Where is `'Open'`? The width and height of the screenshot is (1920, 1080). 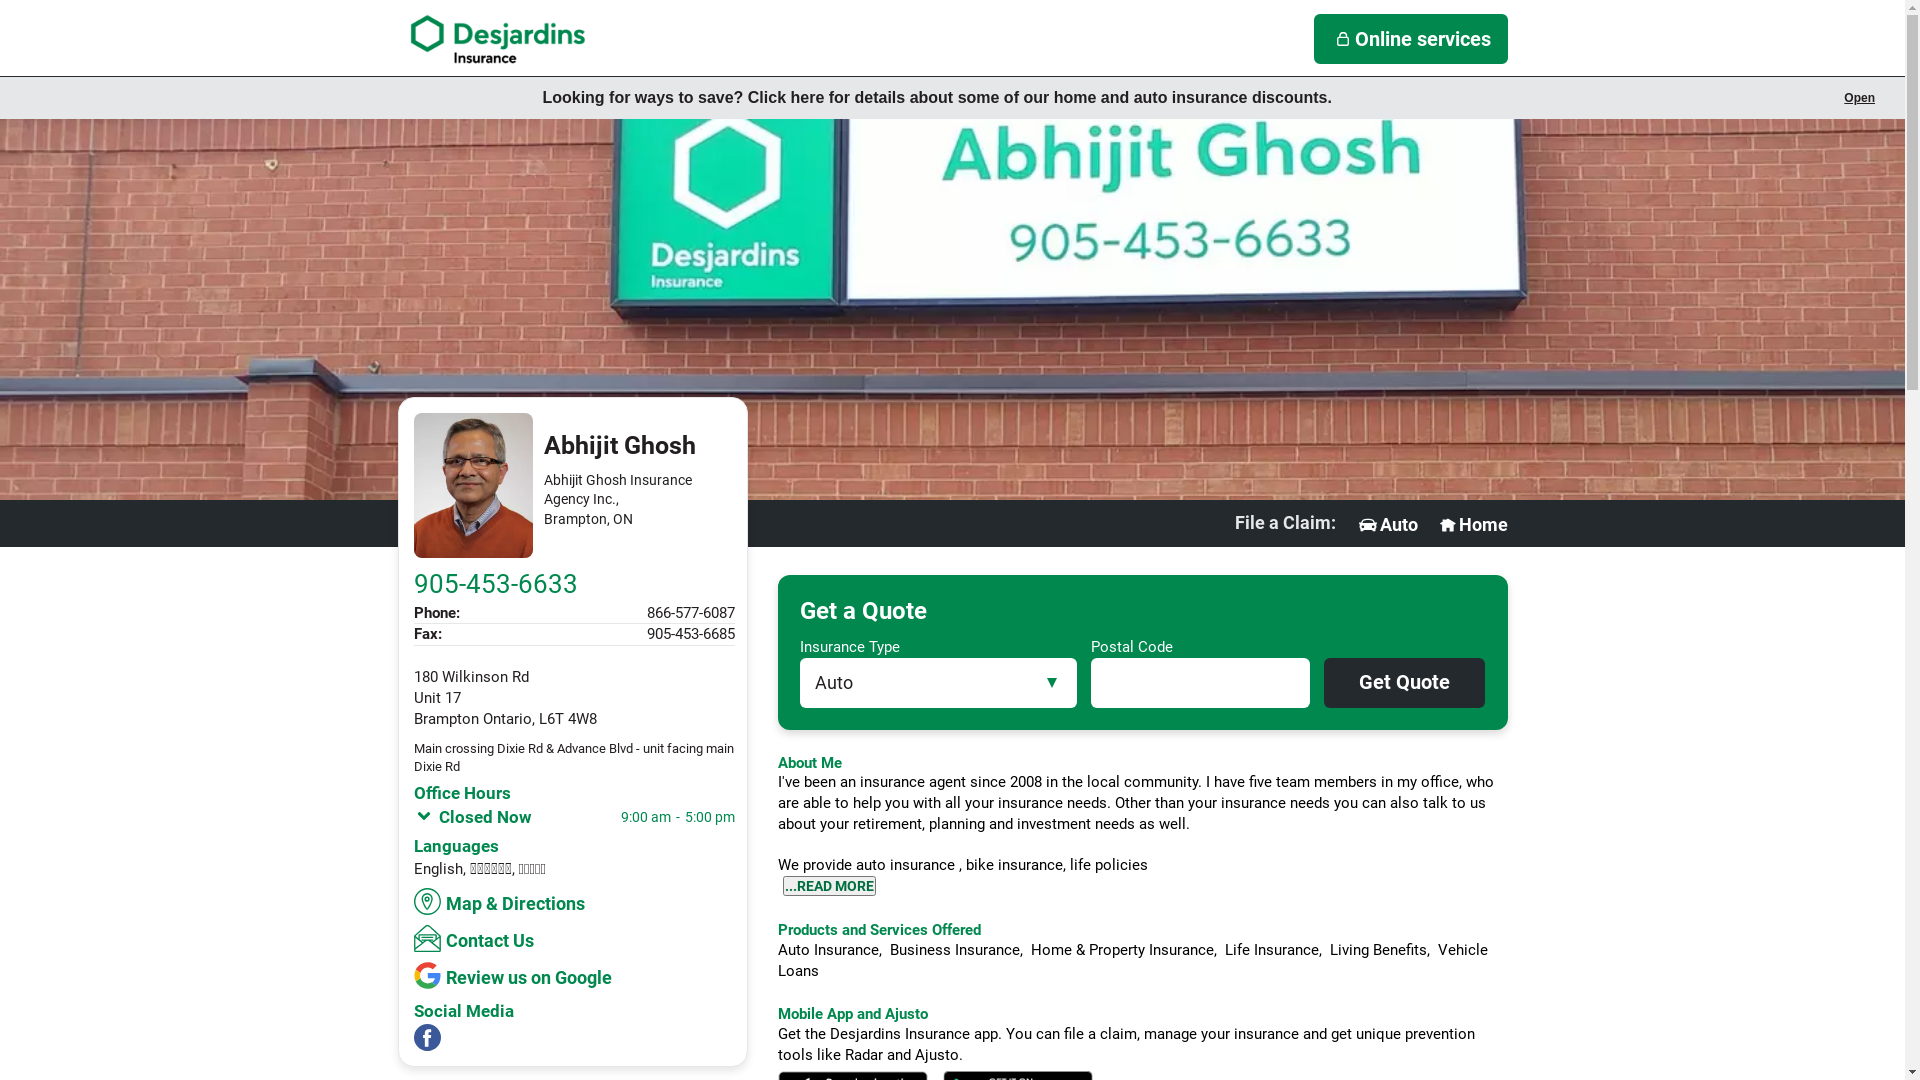
'Open' is located at coordinates (1858, 97).